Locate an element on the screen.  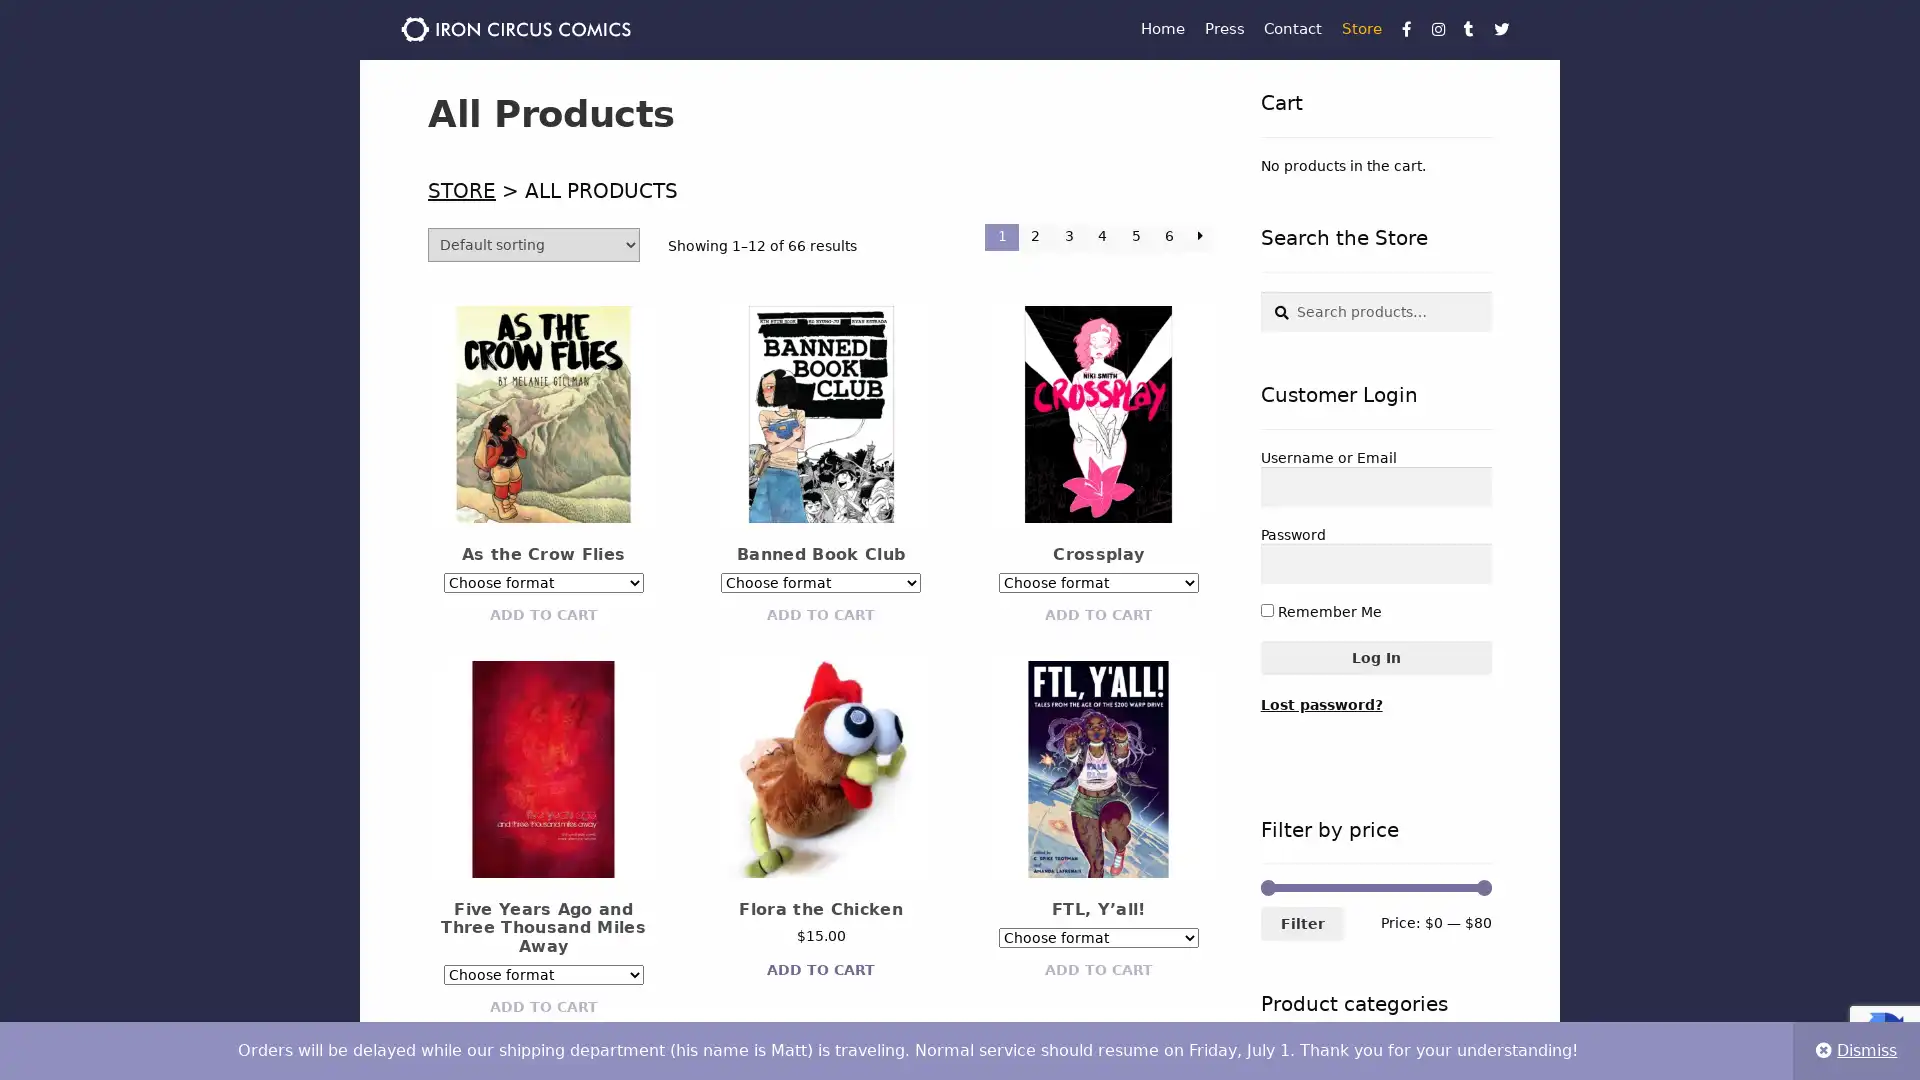
ADD TO CART is located at coordinates (542, 613).